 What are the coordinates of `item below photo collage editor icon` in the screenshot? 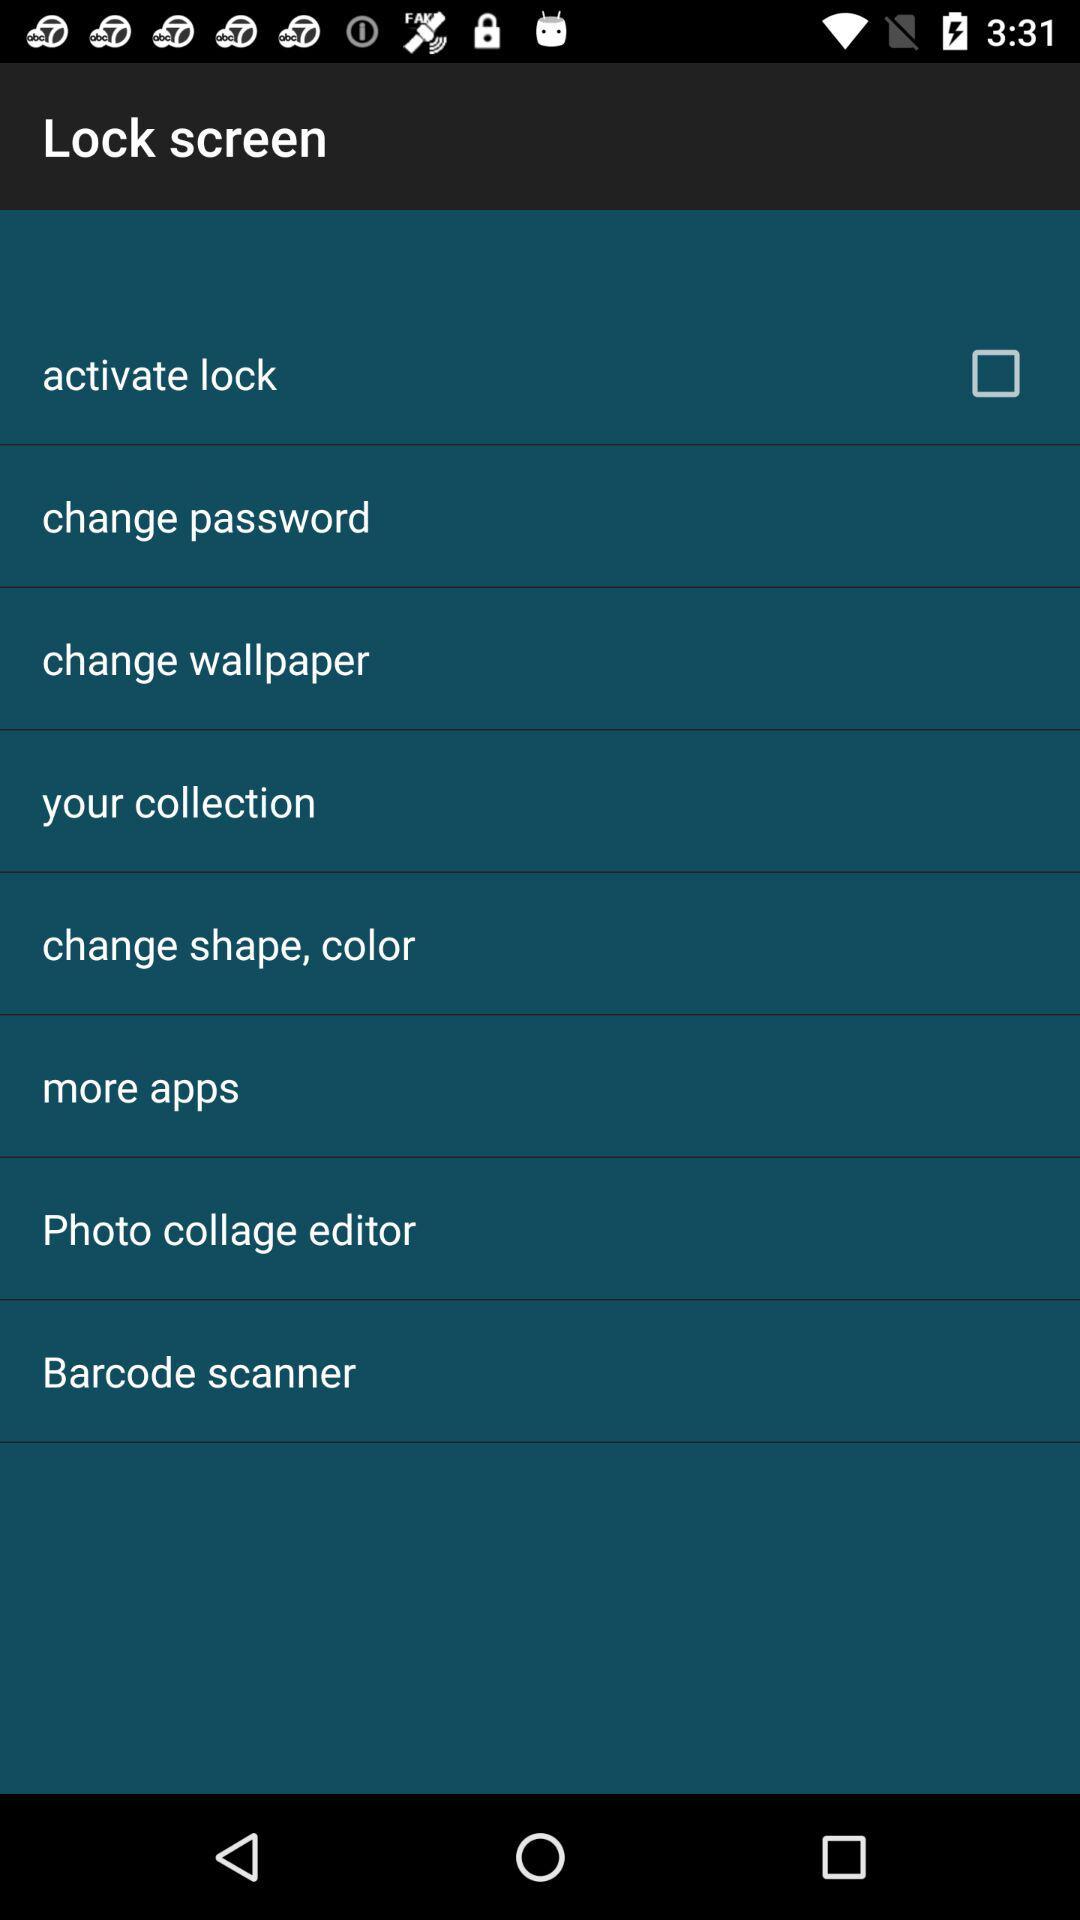 It's located at (199, 1370).